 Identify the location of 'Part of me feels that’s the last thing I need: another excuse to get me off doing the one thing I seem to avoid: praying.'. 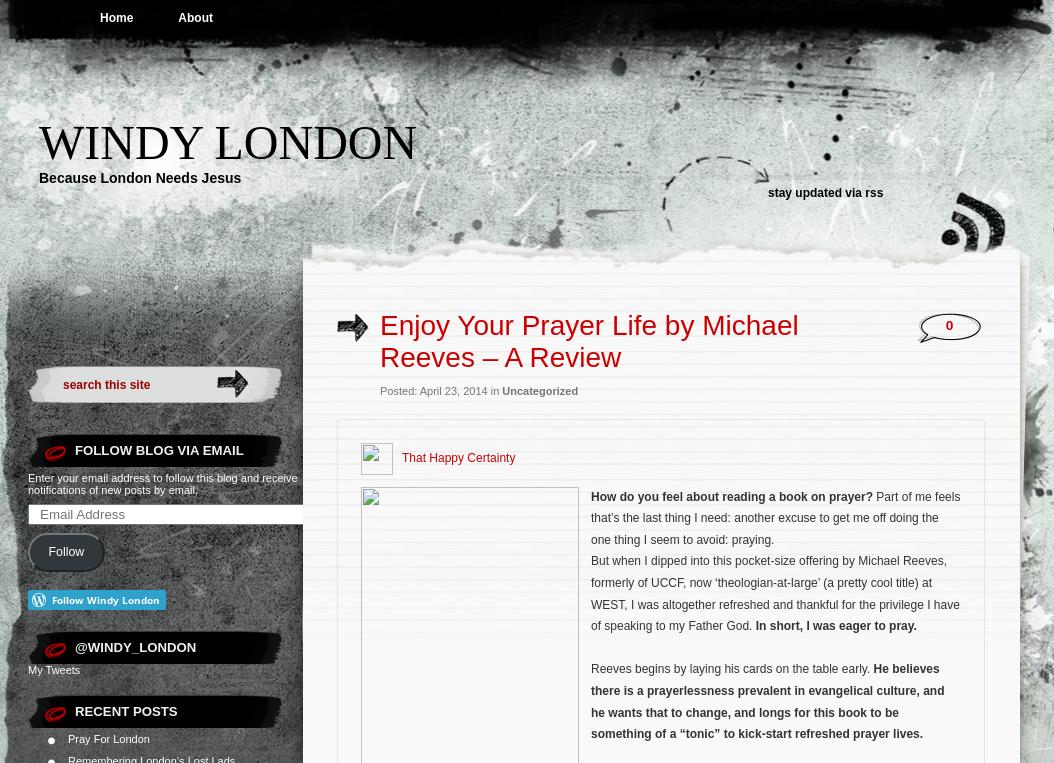
(589, 517).